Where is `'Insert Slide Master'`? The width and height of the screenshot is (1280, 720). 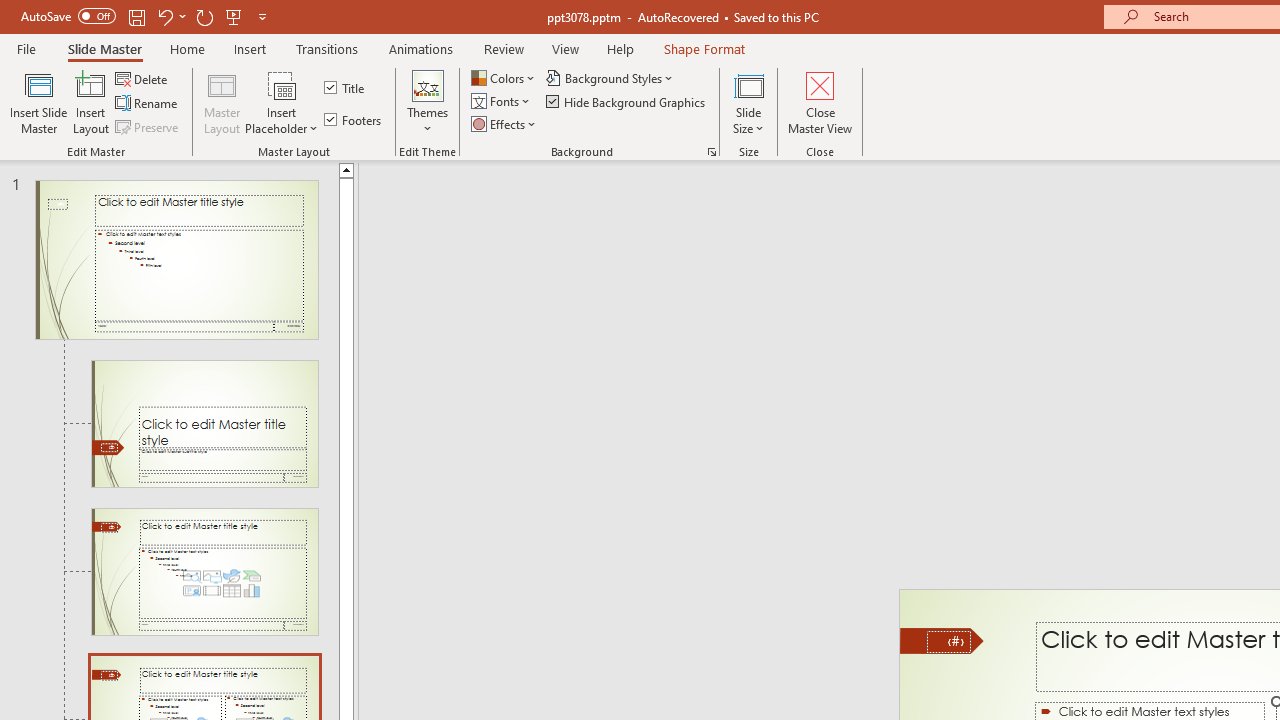
'Insert Slide Master' is located at coordinates (39, 103).